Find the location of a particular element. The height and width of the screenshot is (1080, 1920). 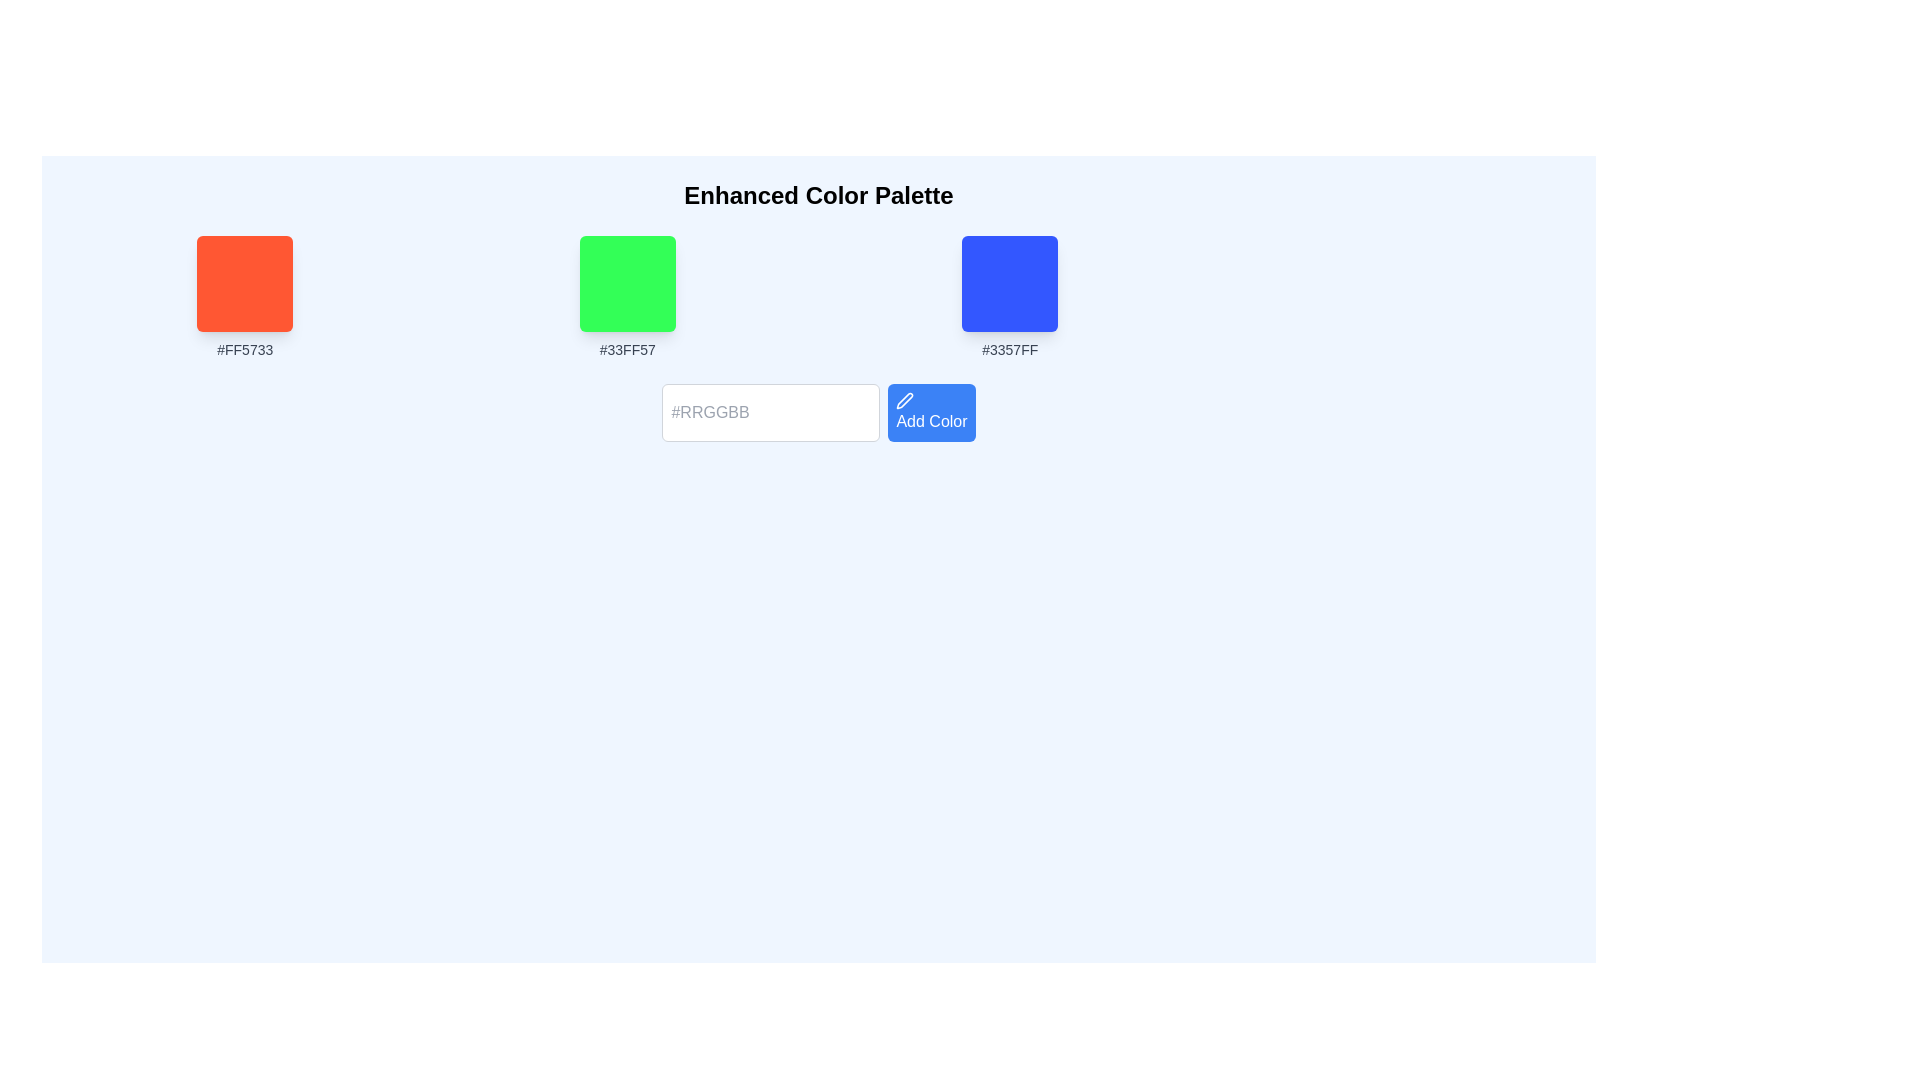

the bright green color swatch element (#33FF57) located between the red and blue squares is located at coordinates (626, 284).